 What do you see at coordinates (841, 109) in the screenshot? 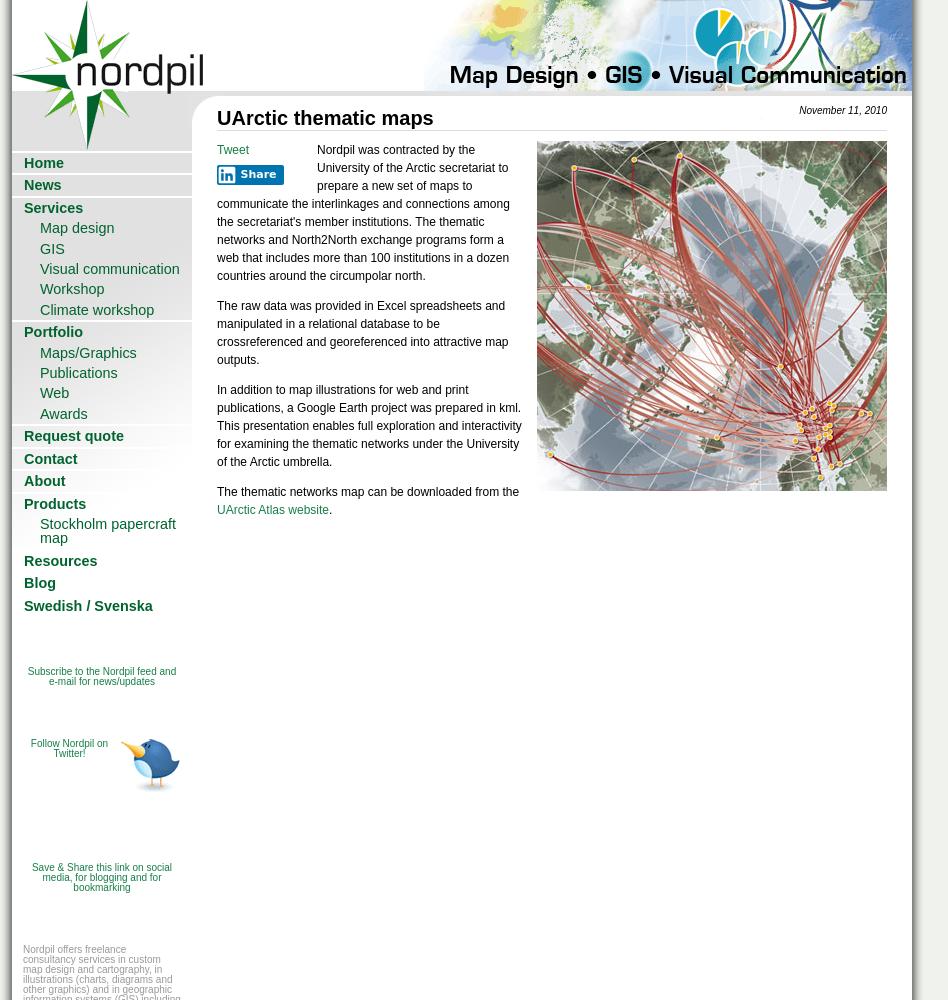
I see `'November 11, 2010'` at bounding box center [841, 109].